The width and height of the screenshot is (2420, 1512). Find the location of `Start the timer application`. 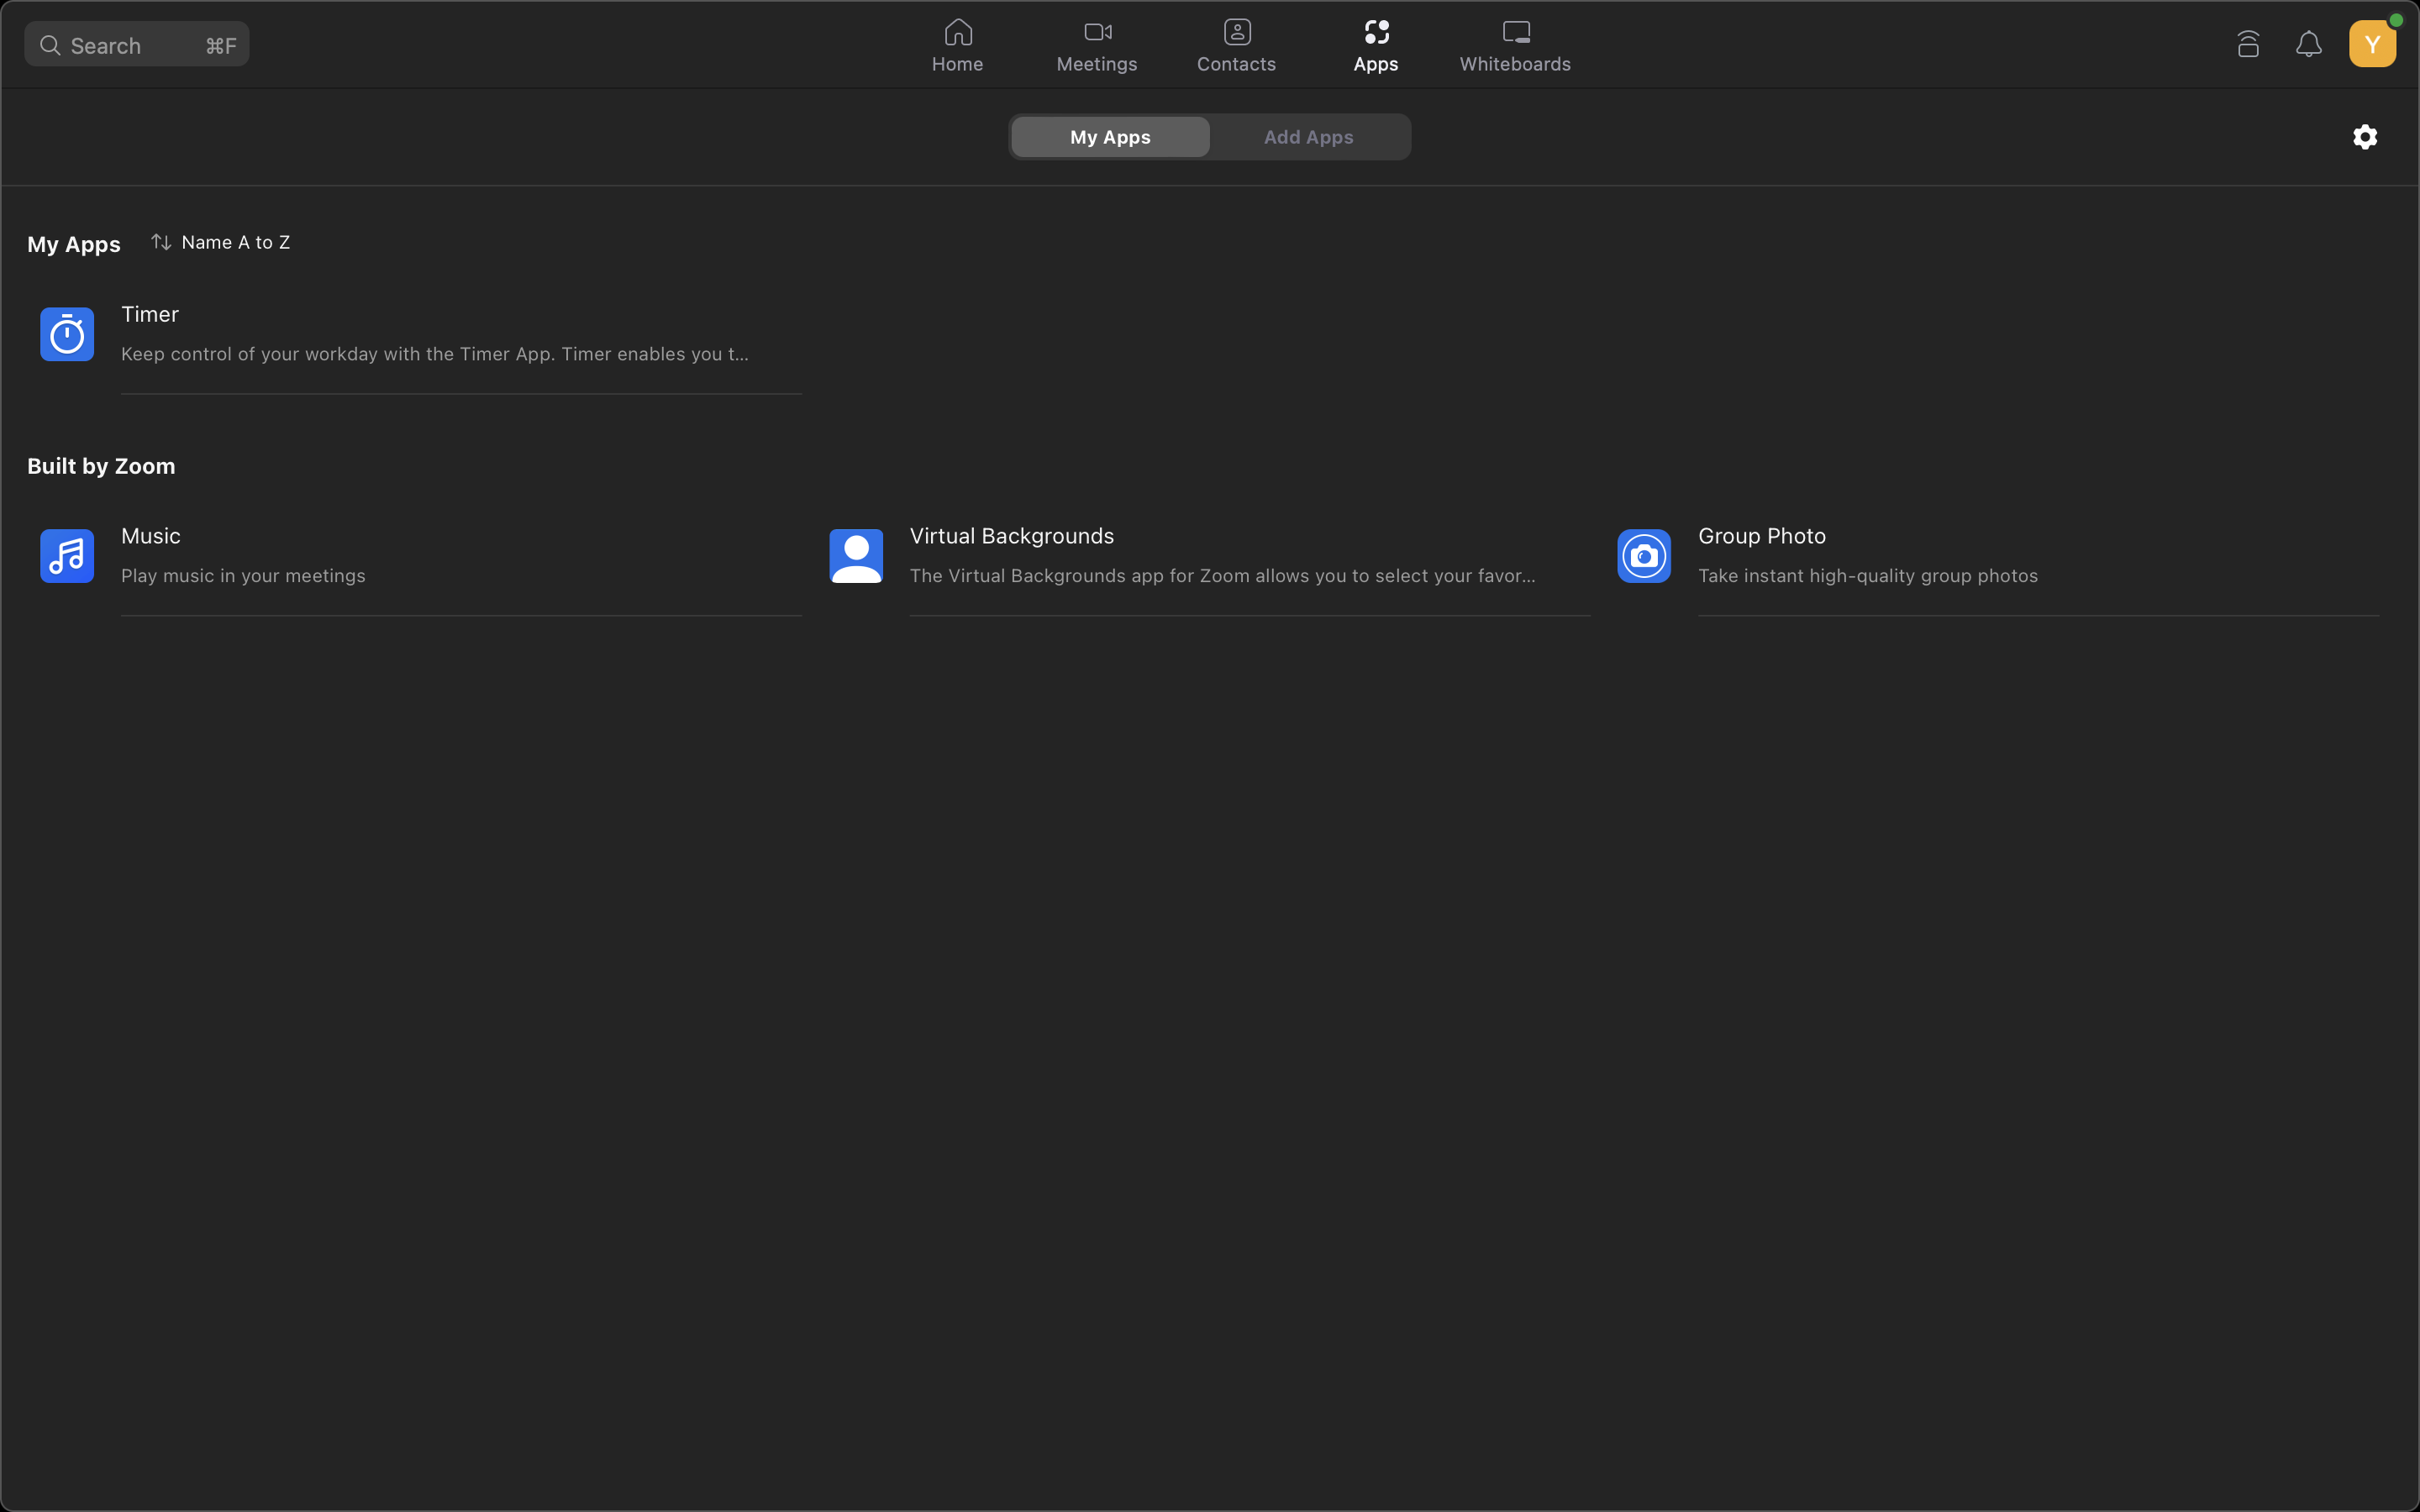

Start the timer application is located at coordinates (390, 333).